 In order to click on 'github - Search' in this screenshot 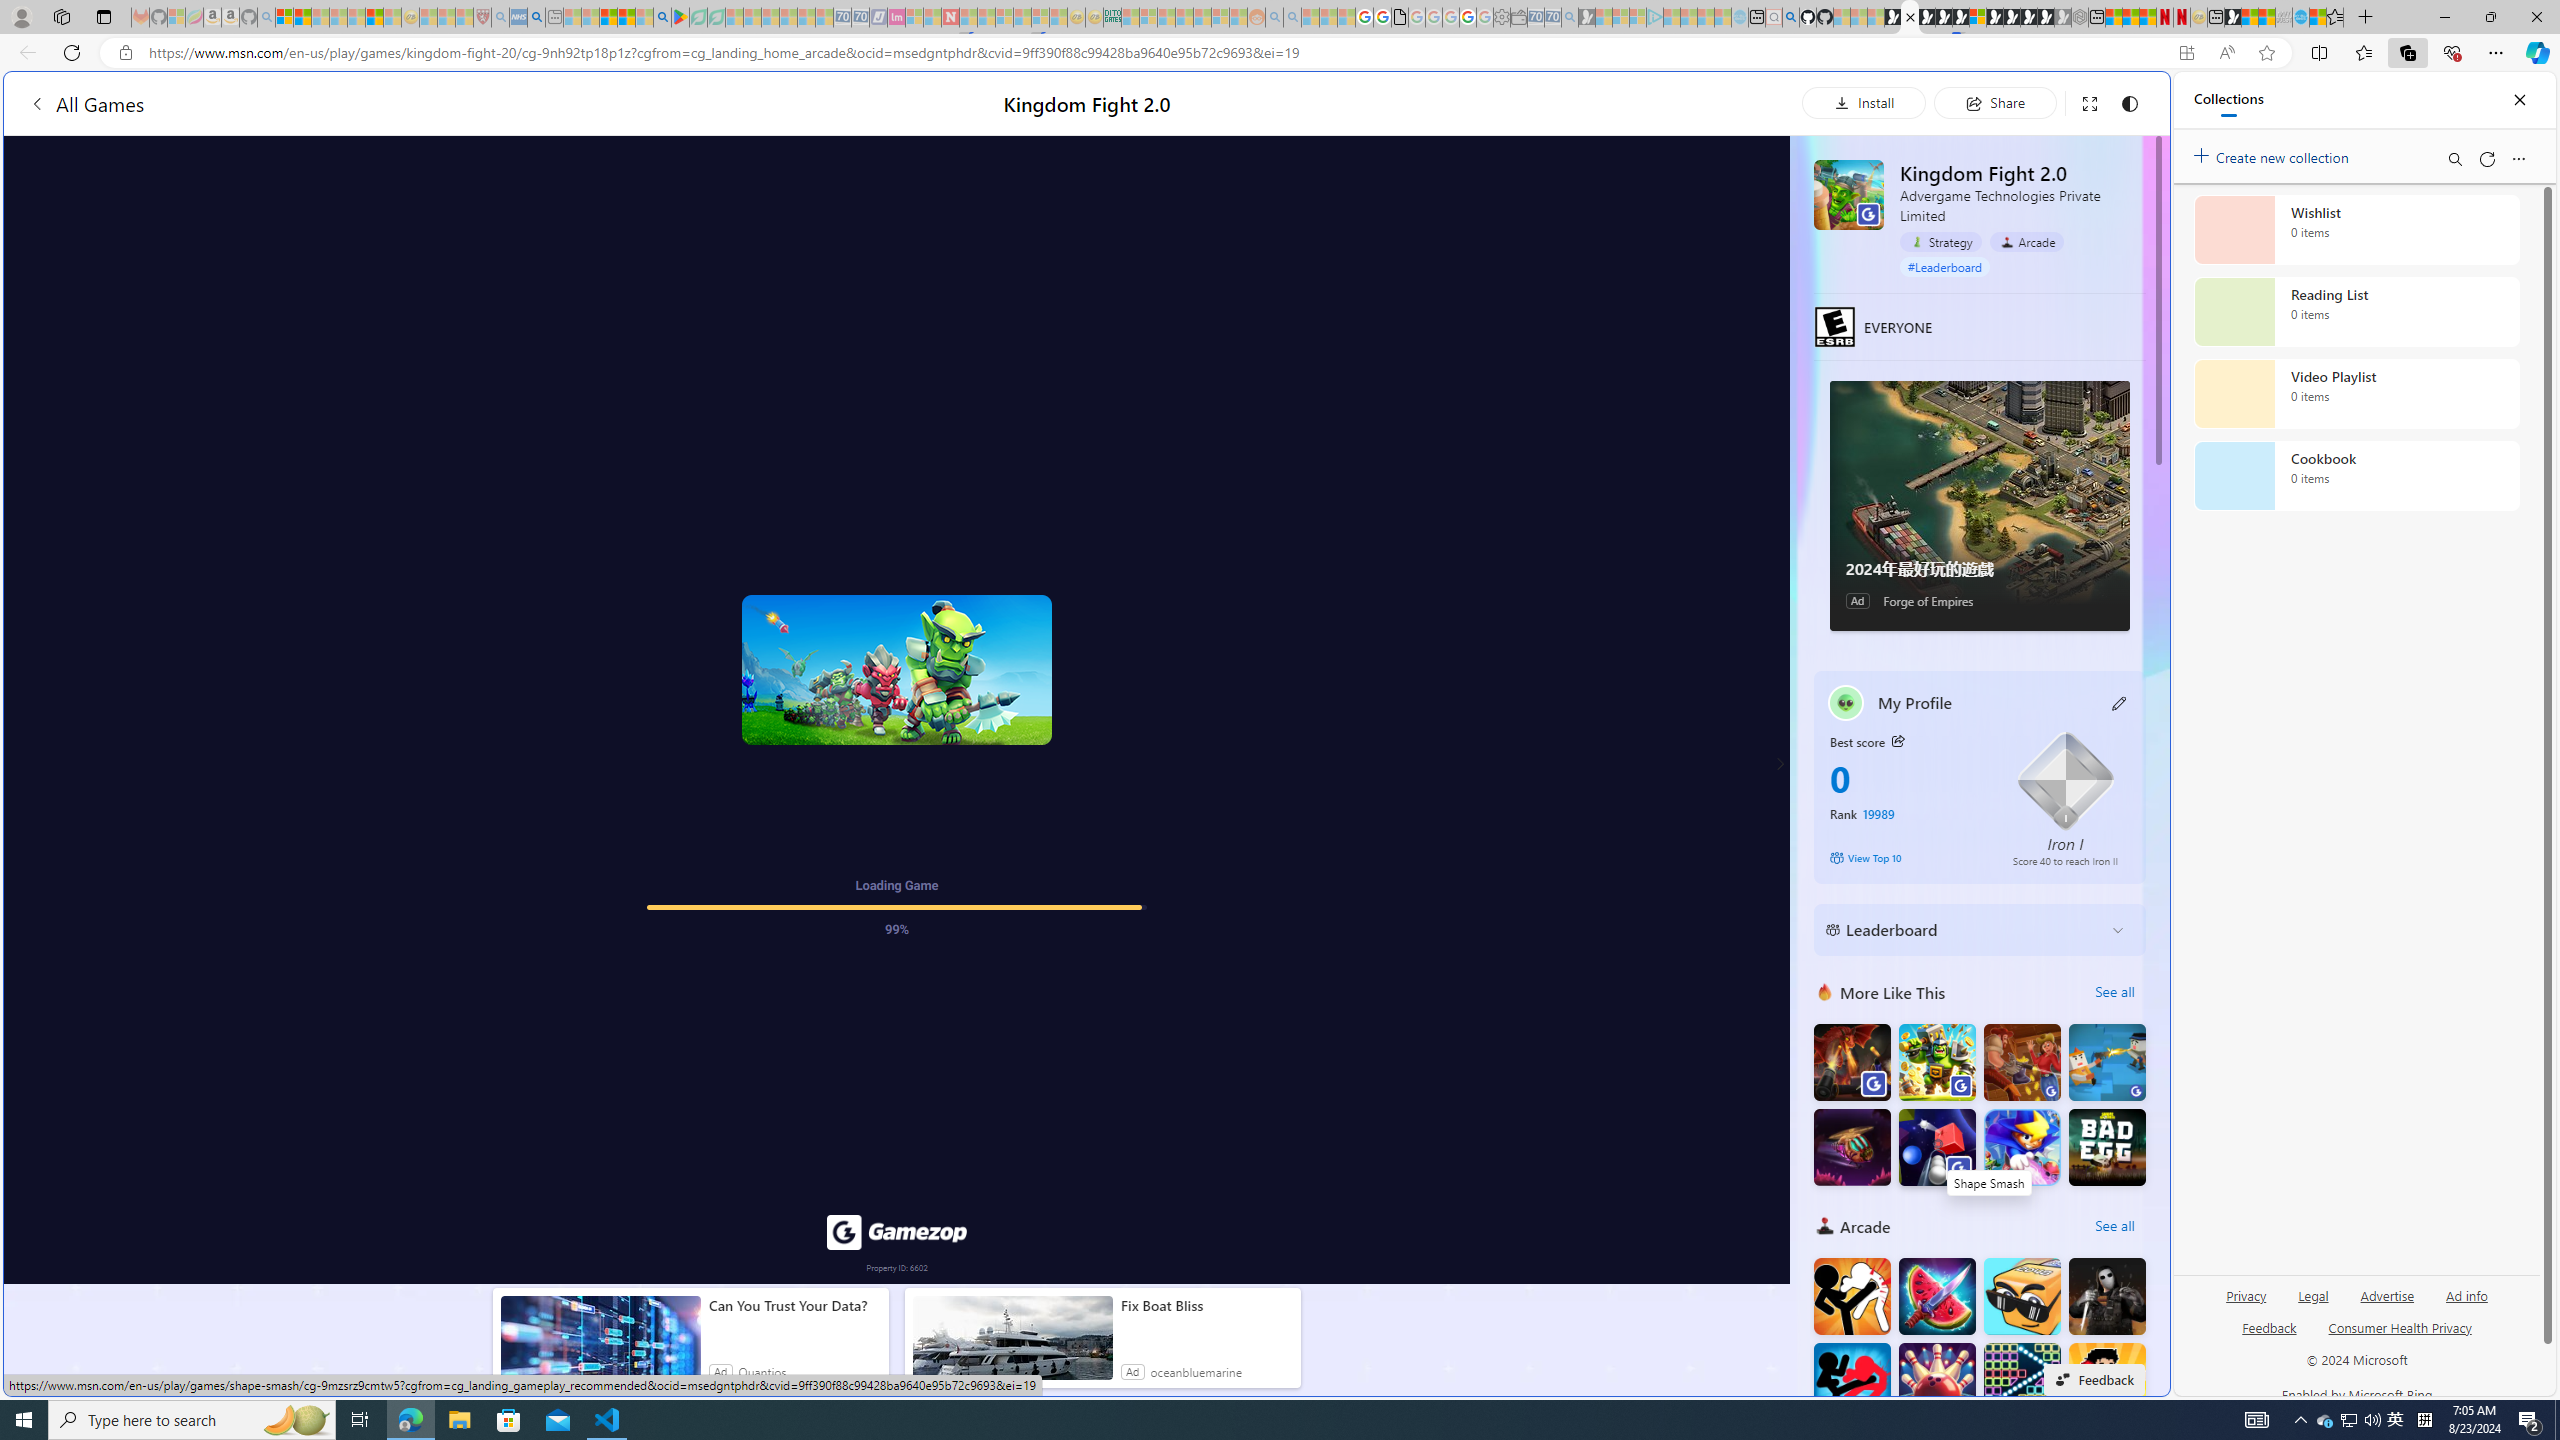, I will do `click(1789, 16)`.